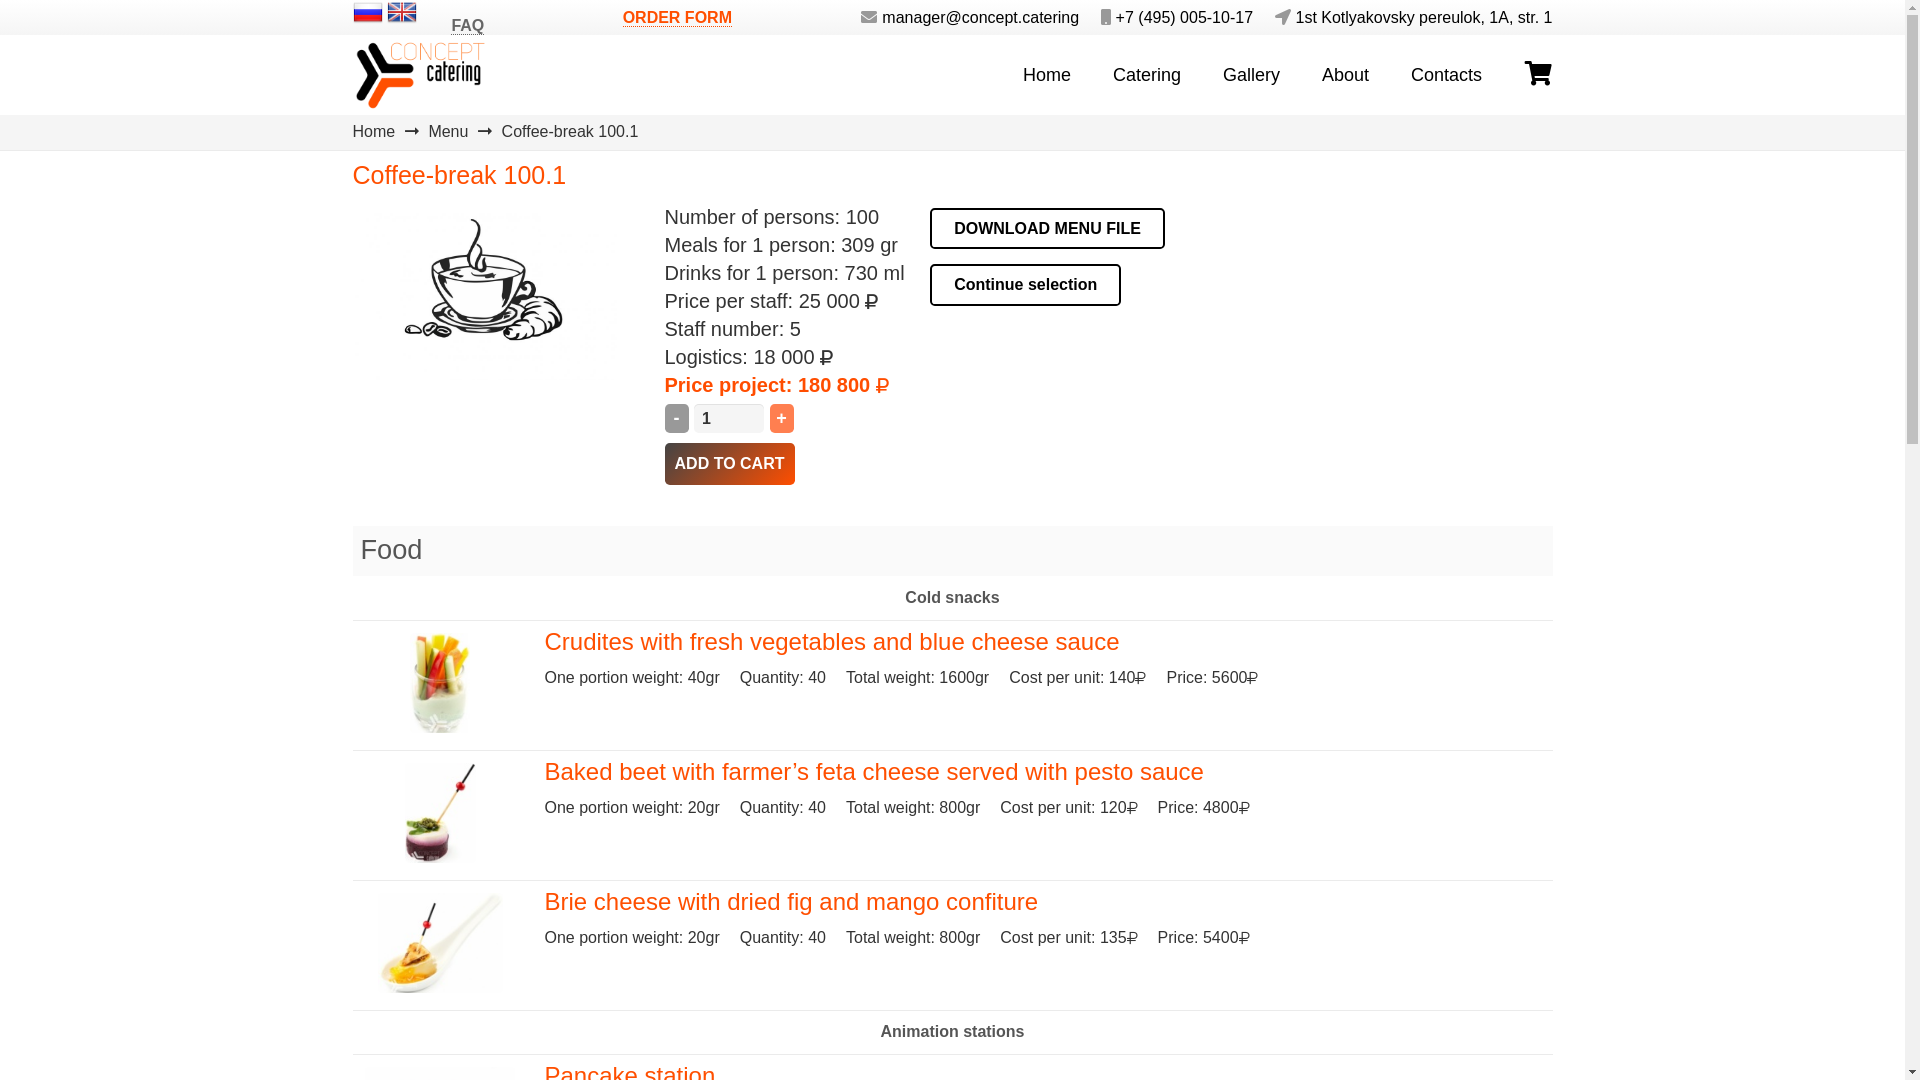 This screenshot has width=1920, height=1080. Describe the element at coordinates (466, 26) in the screenshot. I see `'FAQ'` at that location.